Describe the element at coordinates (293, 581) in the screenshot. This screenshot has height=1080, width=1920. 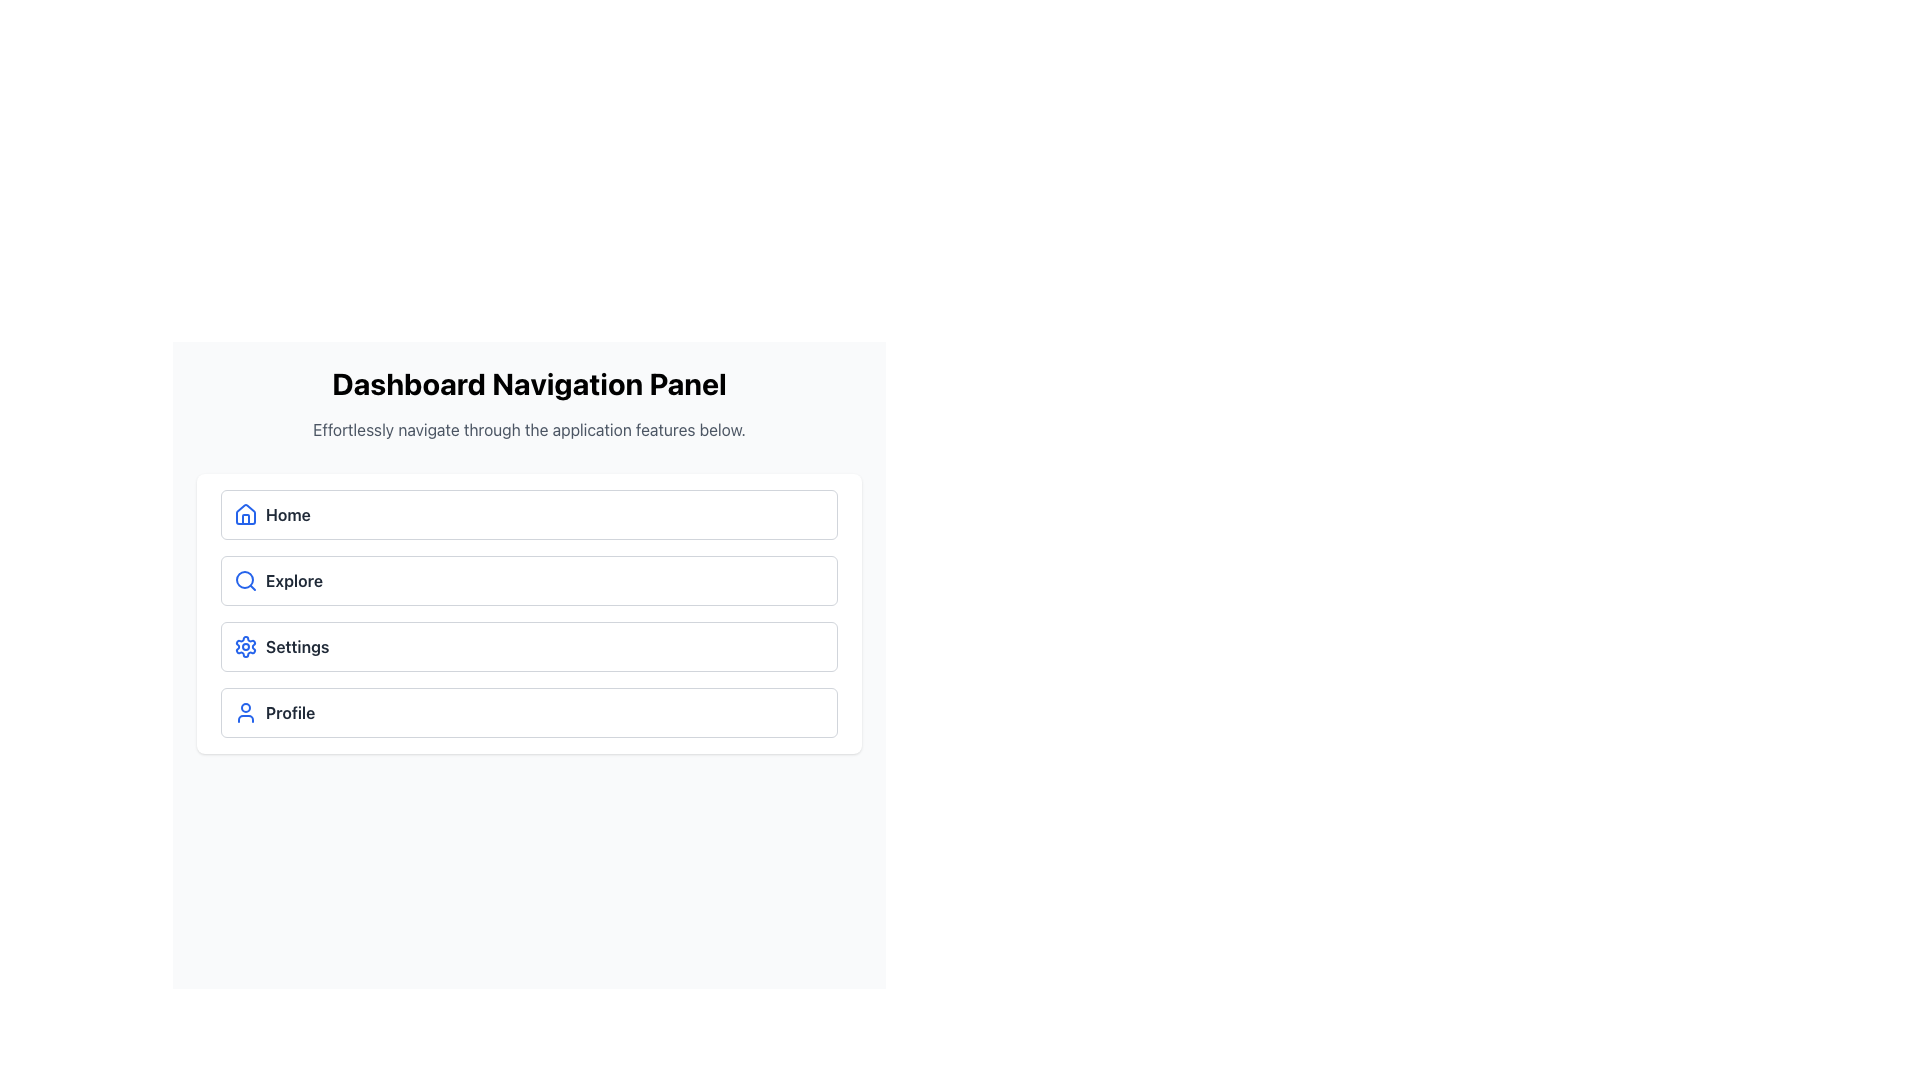
I see `the button containing the 'Explore' text label` at that location.